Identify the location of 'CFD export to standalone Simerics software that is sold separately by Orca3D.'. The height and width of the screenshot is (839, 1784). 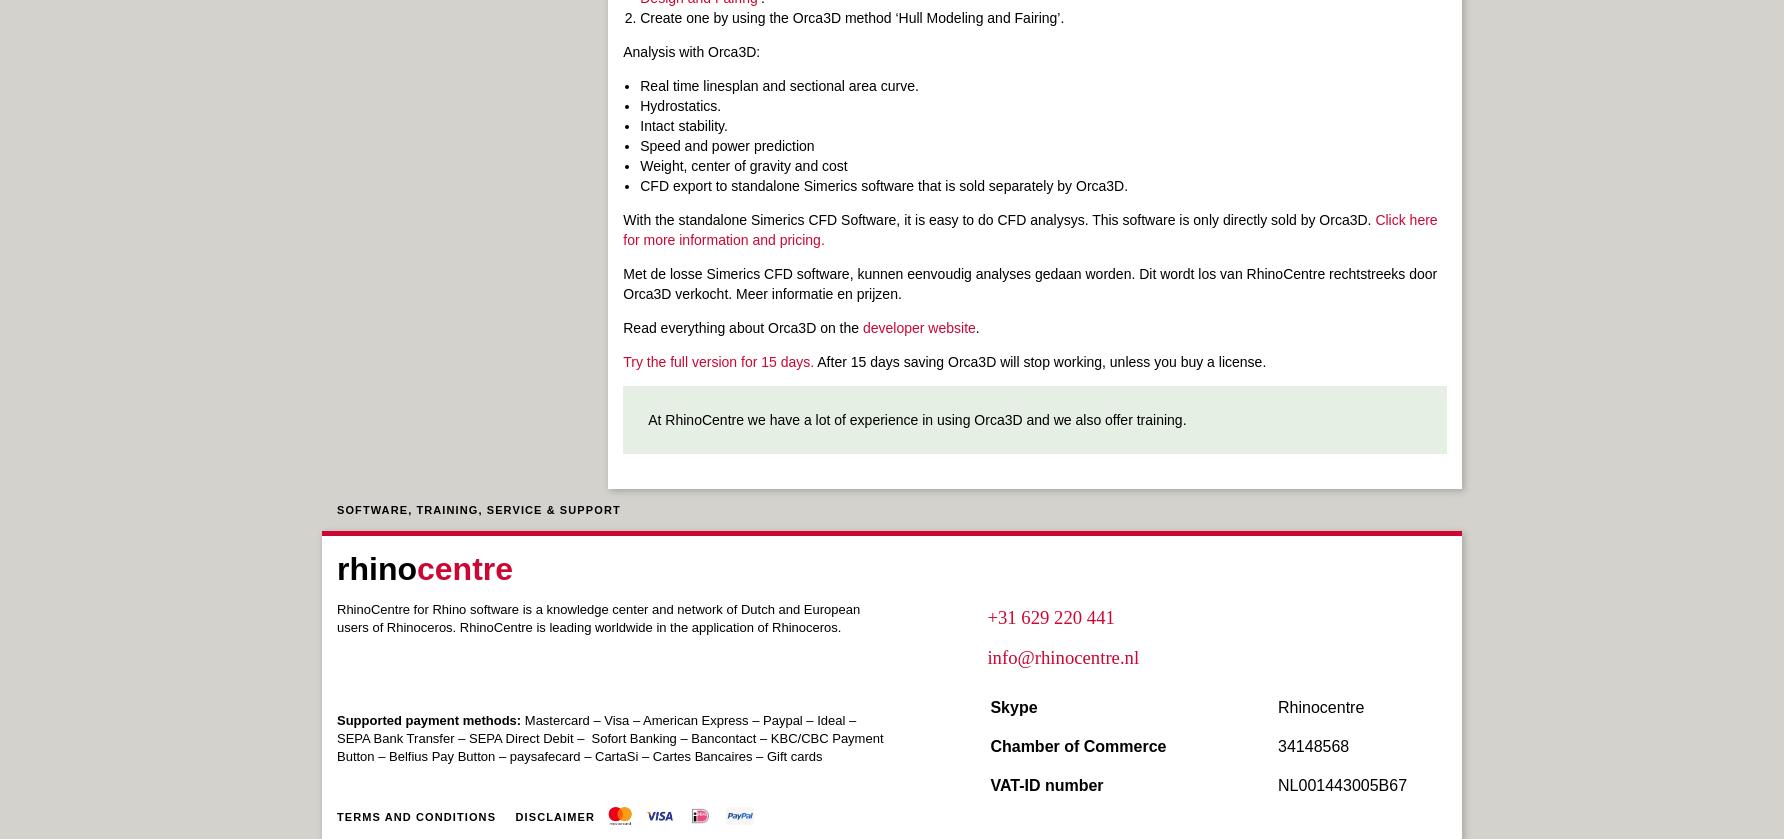
(882, 186).